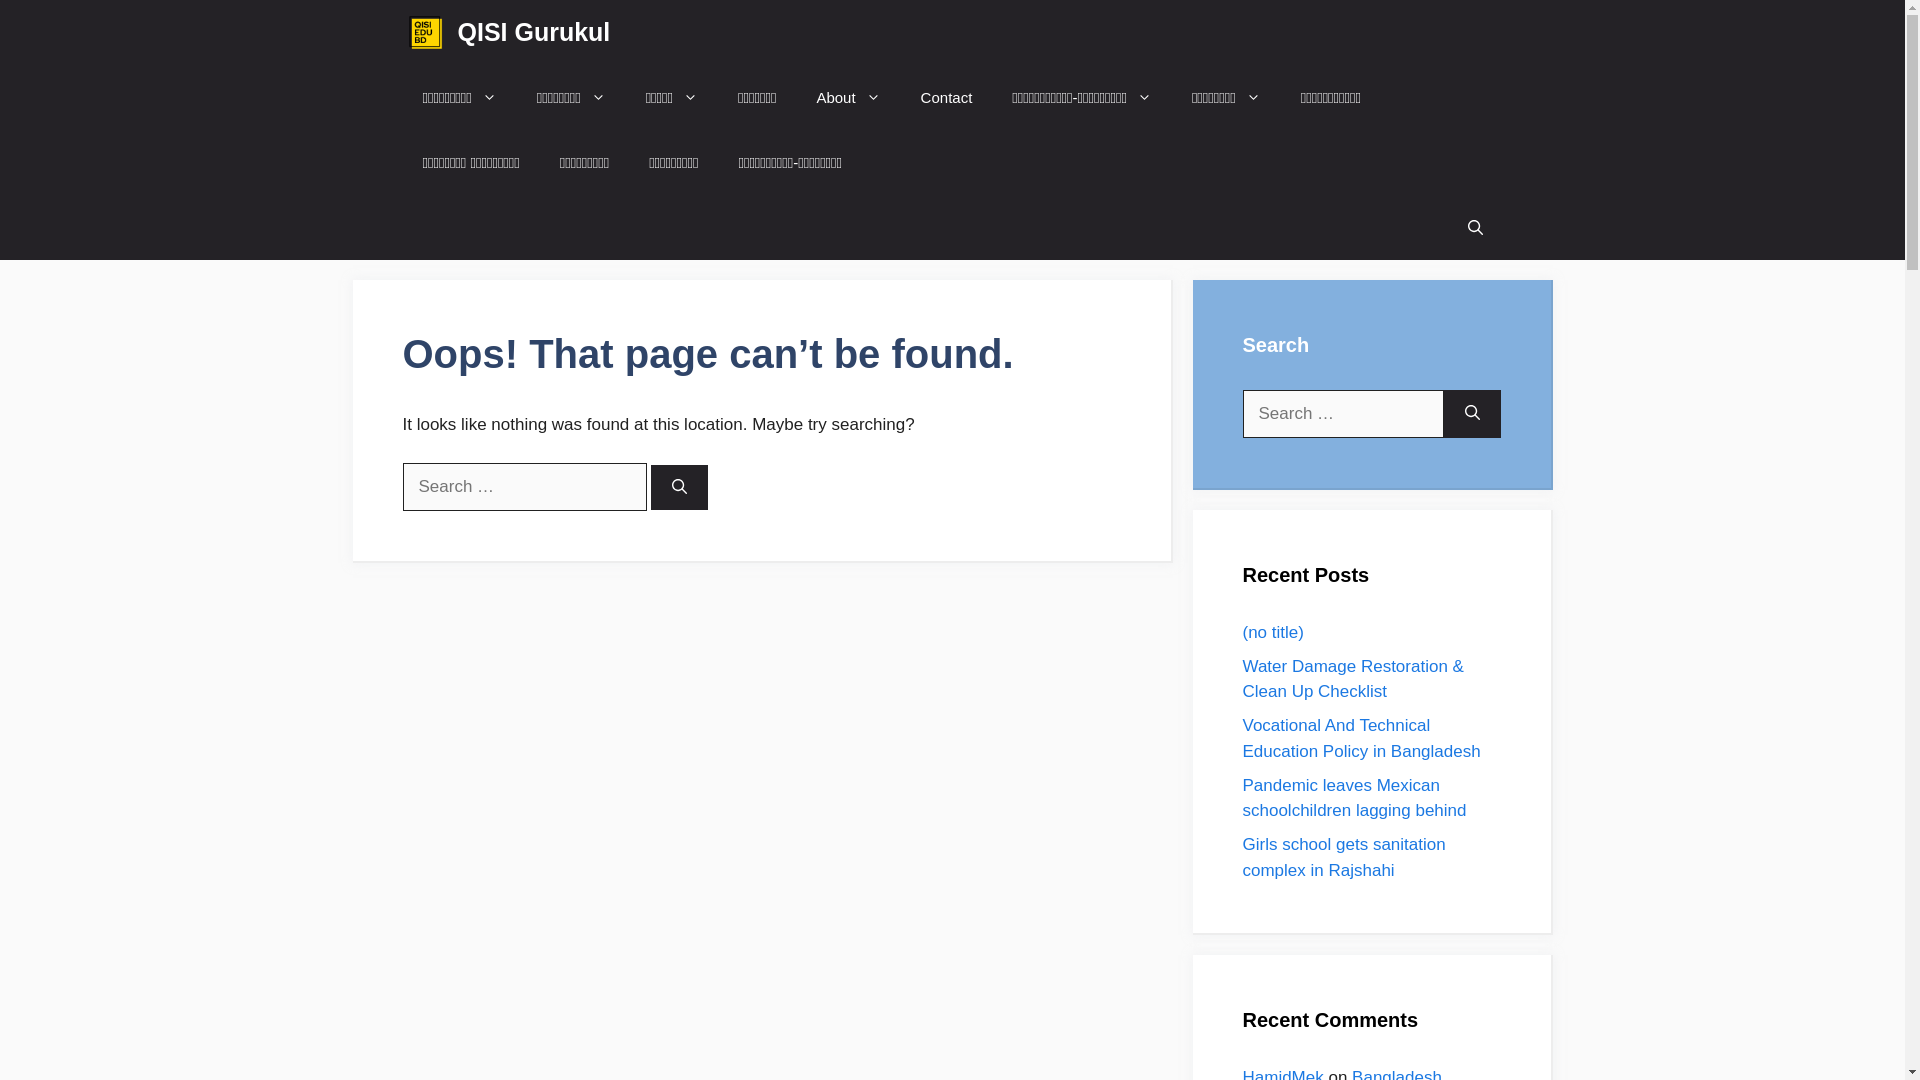 The height and width of the screenshot is (1080, 1920). I want to click on 'Search for:', so click(1342, 412).